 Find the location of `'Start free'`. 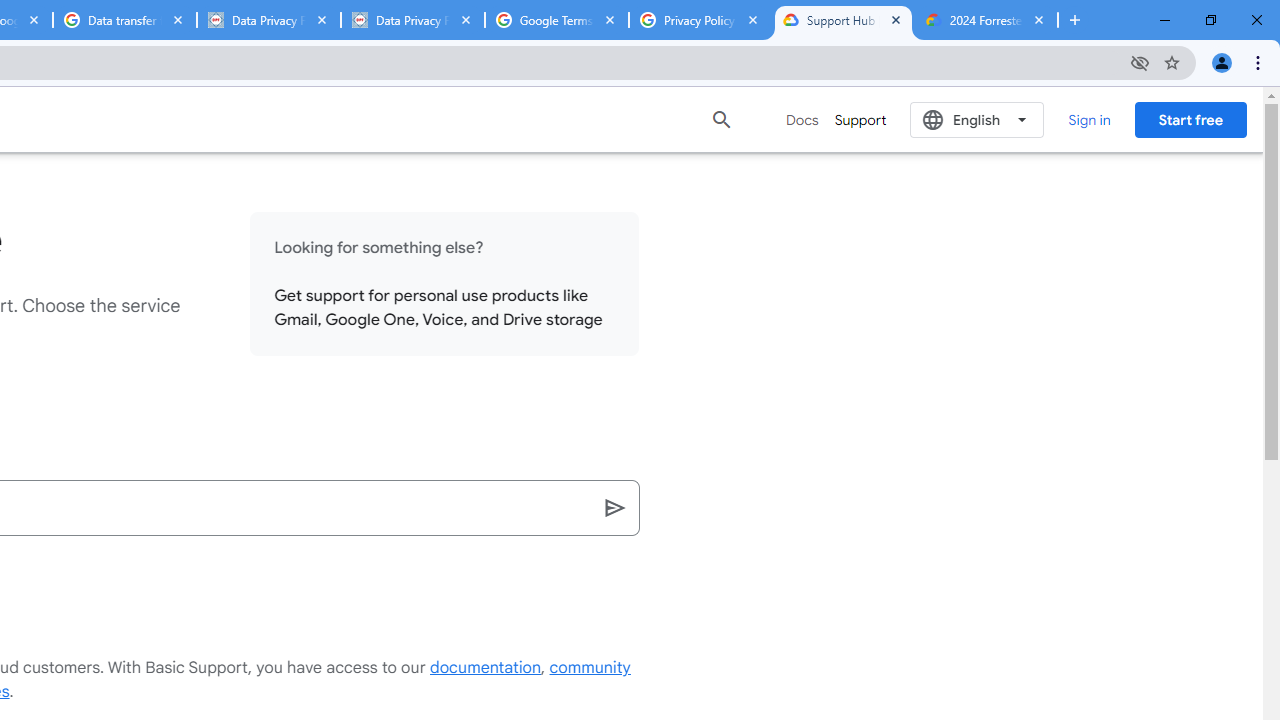

'Start free' is located at coordinates (1190, 119).